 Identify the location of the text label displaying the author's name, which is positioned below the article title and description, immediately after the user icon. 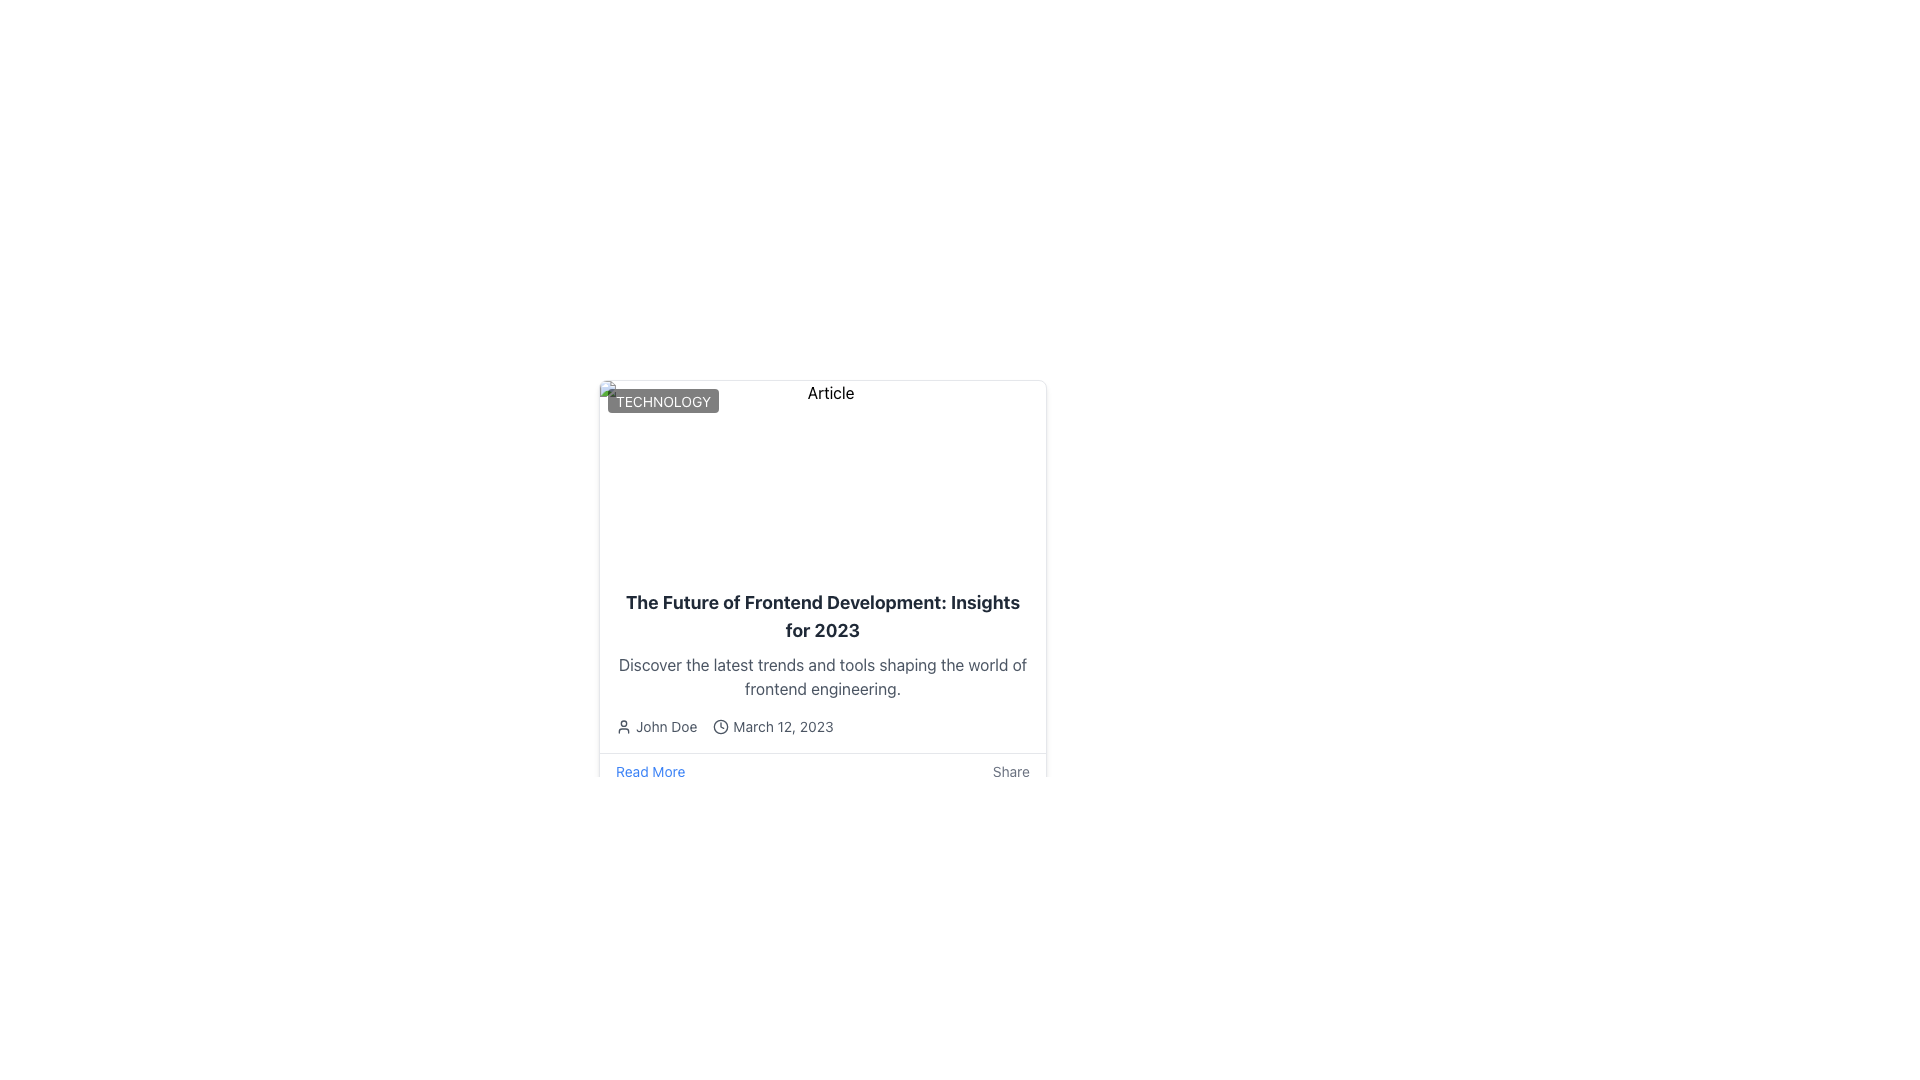
(666, 726).